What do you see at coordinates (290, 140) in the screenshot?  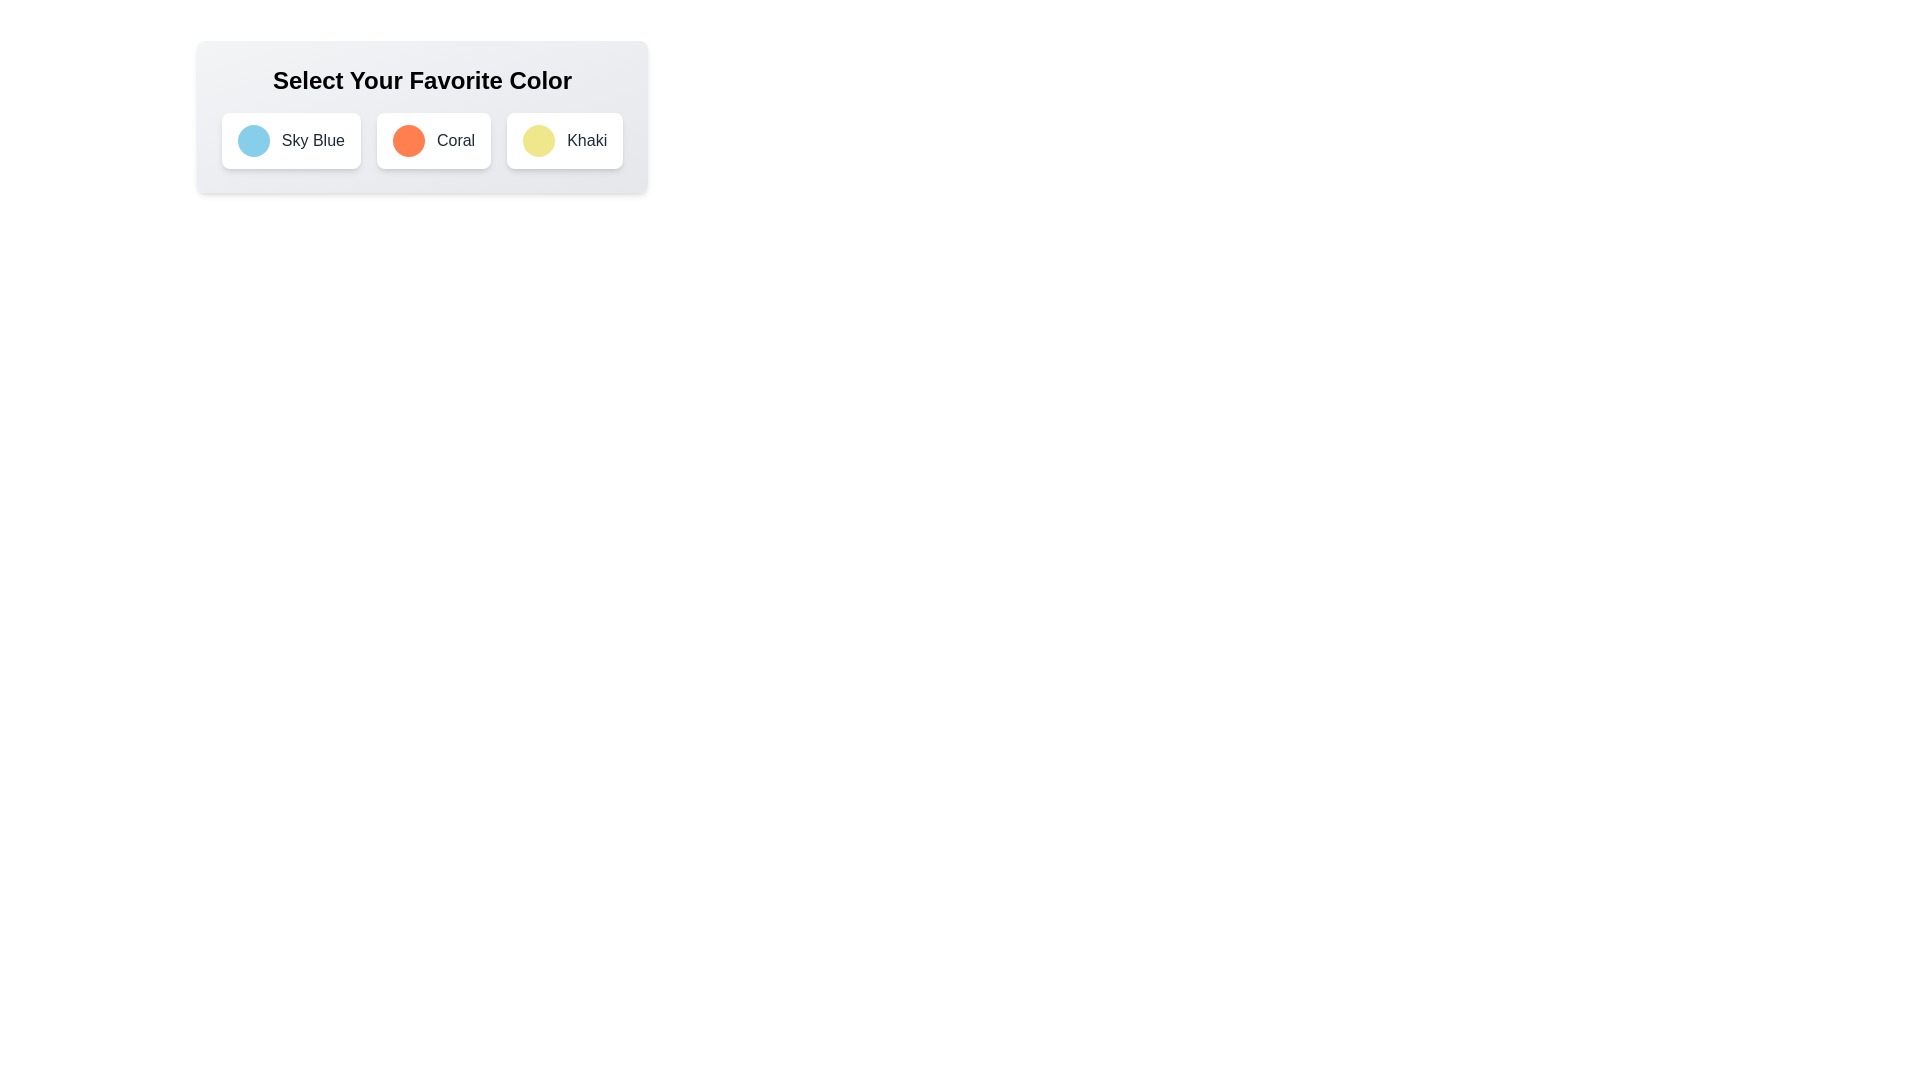 I see `the layout of the swatches by selecting Sky Blue` at bounding box center [290, 140].